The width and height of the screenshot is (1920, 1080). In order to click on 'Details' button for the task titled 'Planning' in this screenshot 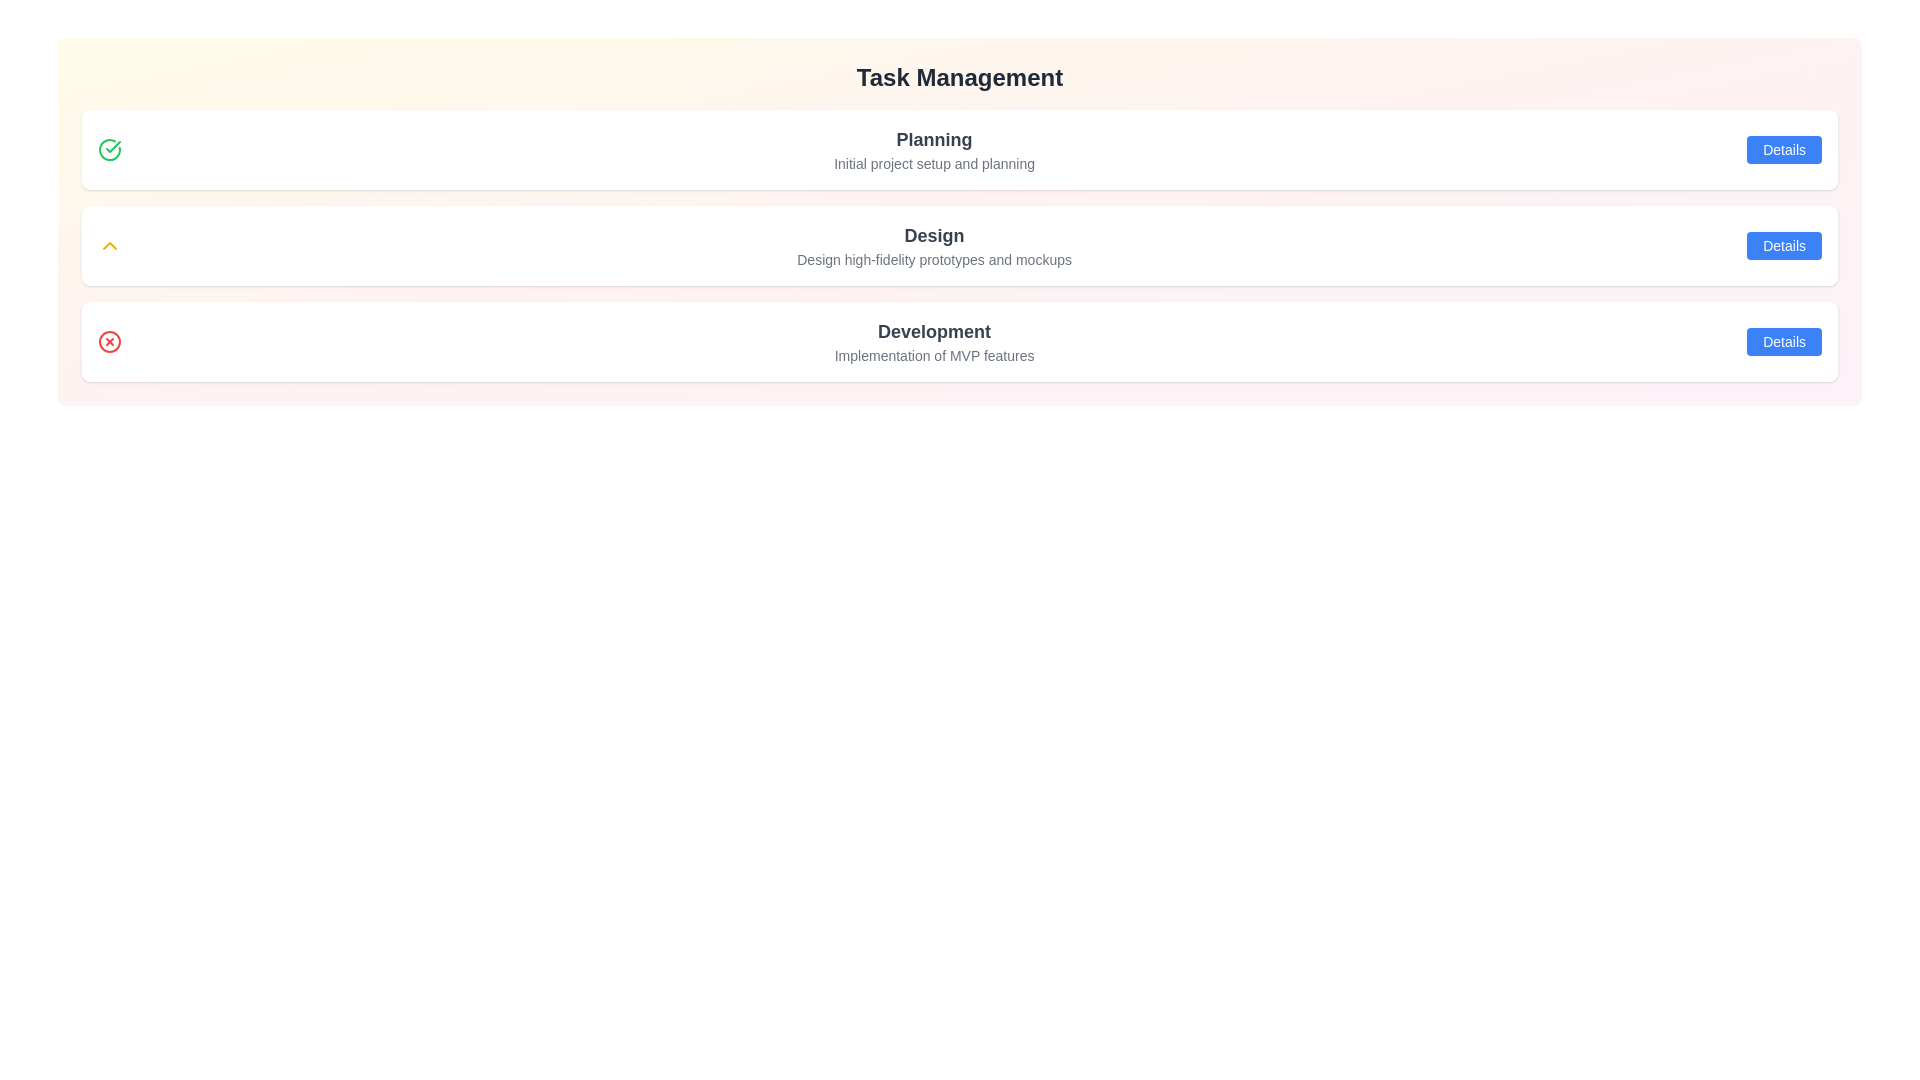, I will do `click(1784, 149)`.